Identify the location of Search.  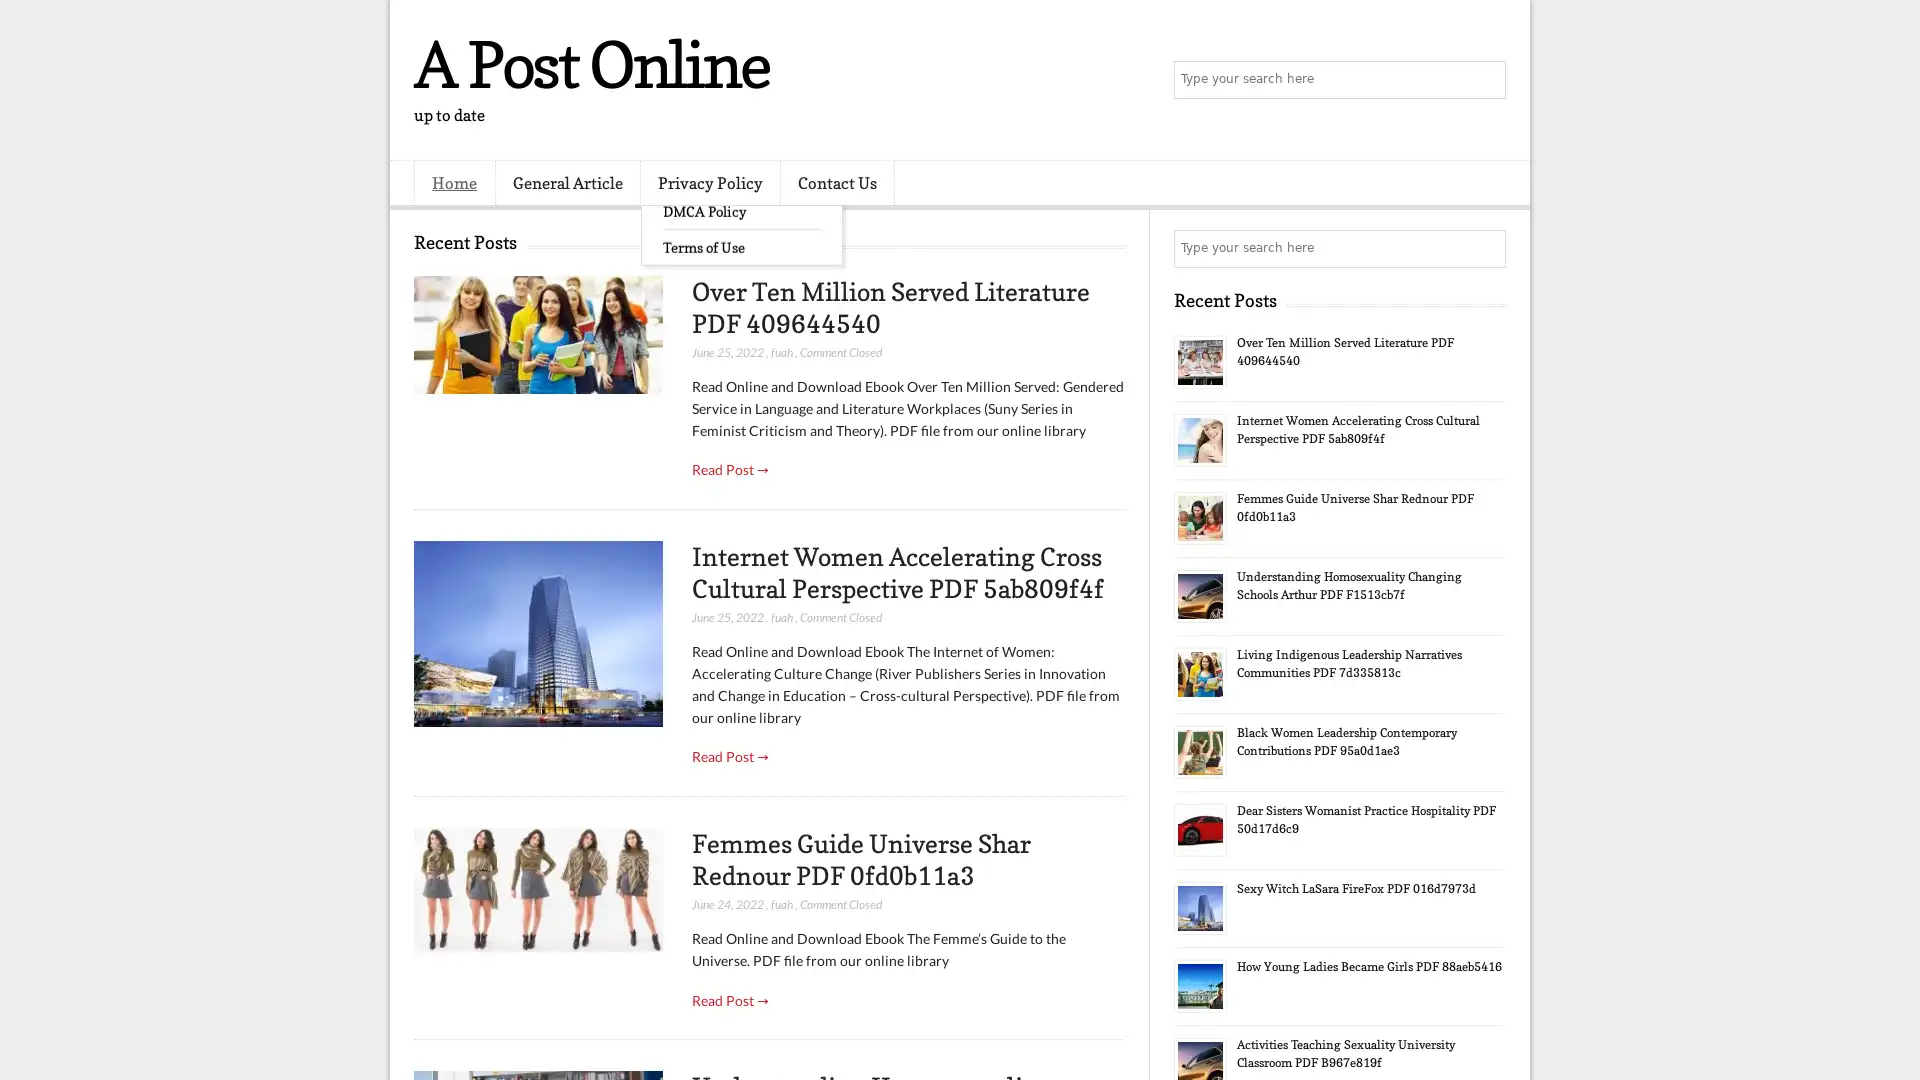
(1485, 80).